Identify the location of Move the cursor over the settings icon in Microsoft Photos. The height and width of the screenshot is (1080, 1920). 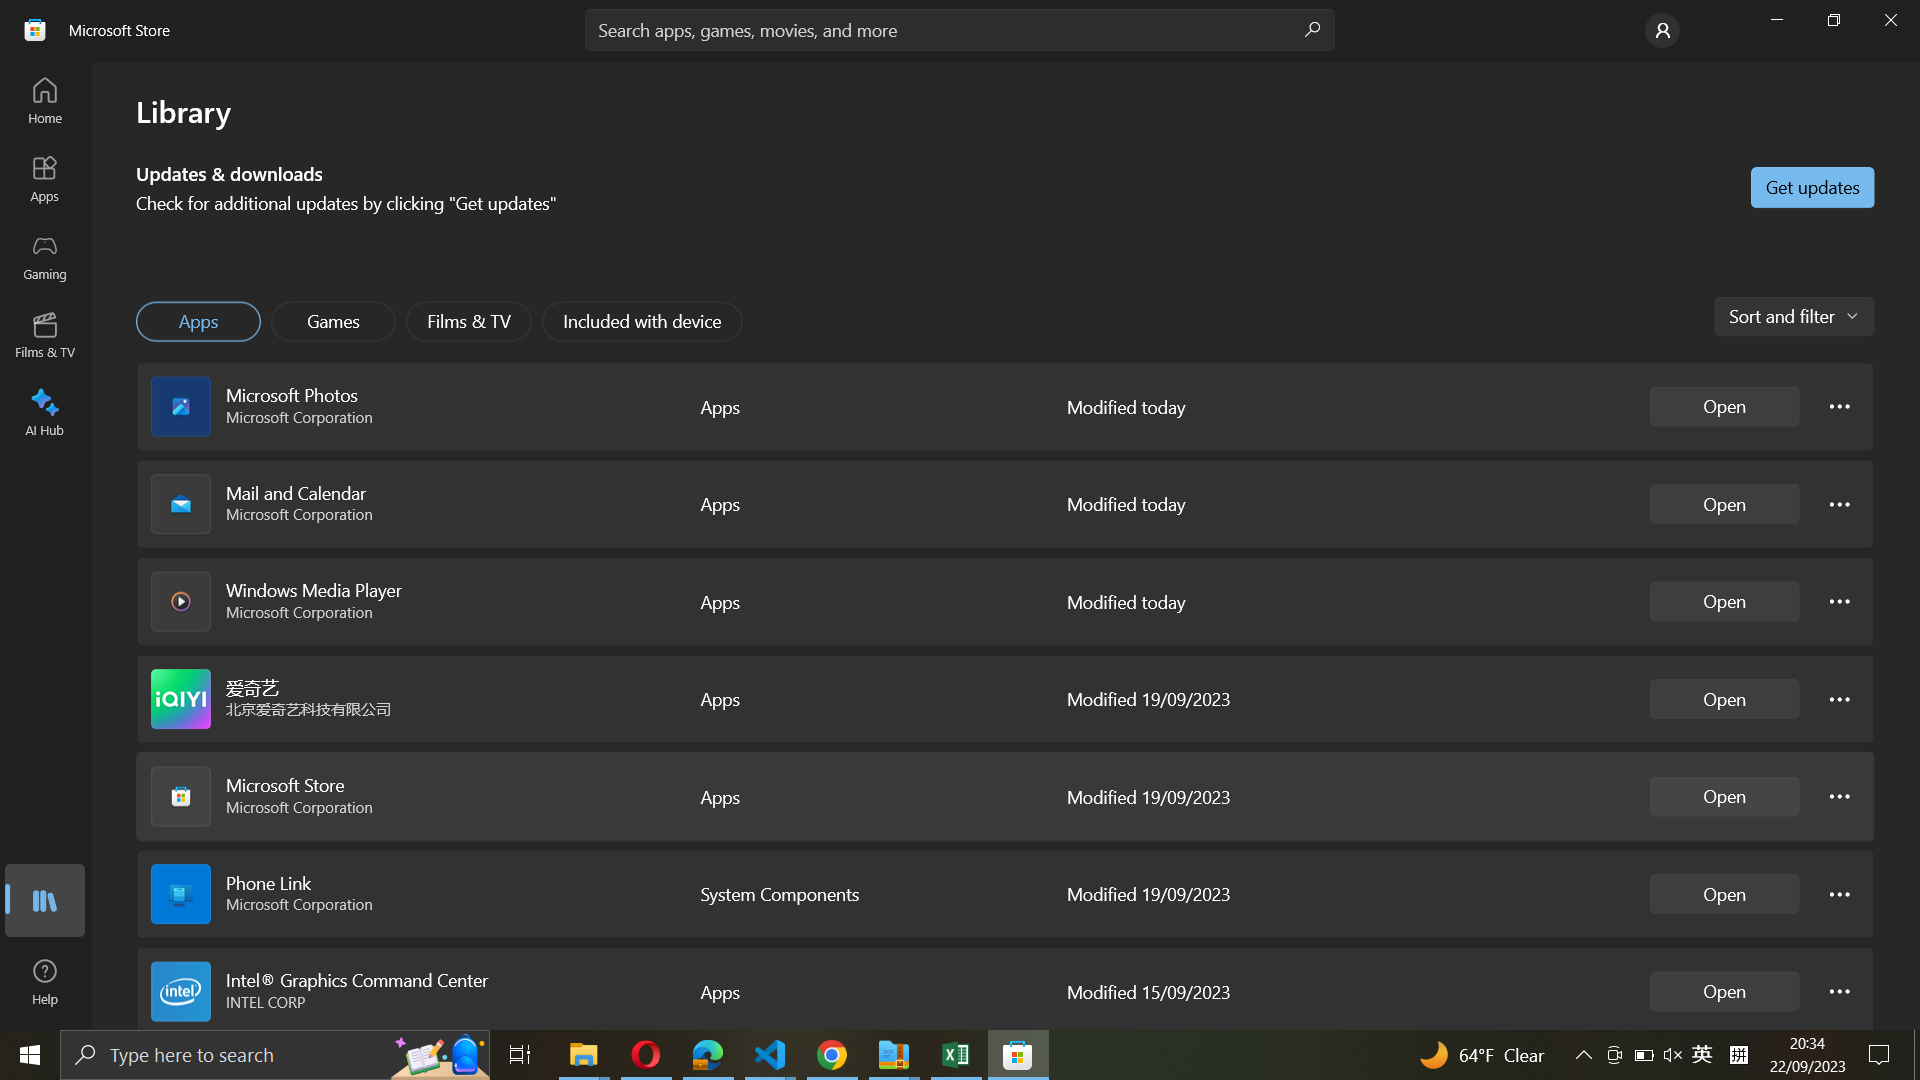
(3529920, 439560).